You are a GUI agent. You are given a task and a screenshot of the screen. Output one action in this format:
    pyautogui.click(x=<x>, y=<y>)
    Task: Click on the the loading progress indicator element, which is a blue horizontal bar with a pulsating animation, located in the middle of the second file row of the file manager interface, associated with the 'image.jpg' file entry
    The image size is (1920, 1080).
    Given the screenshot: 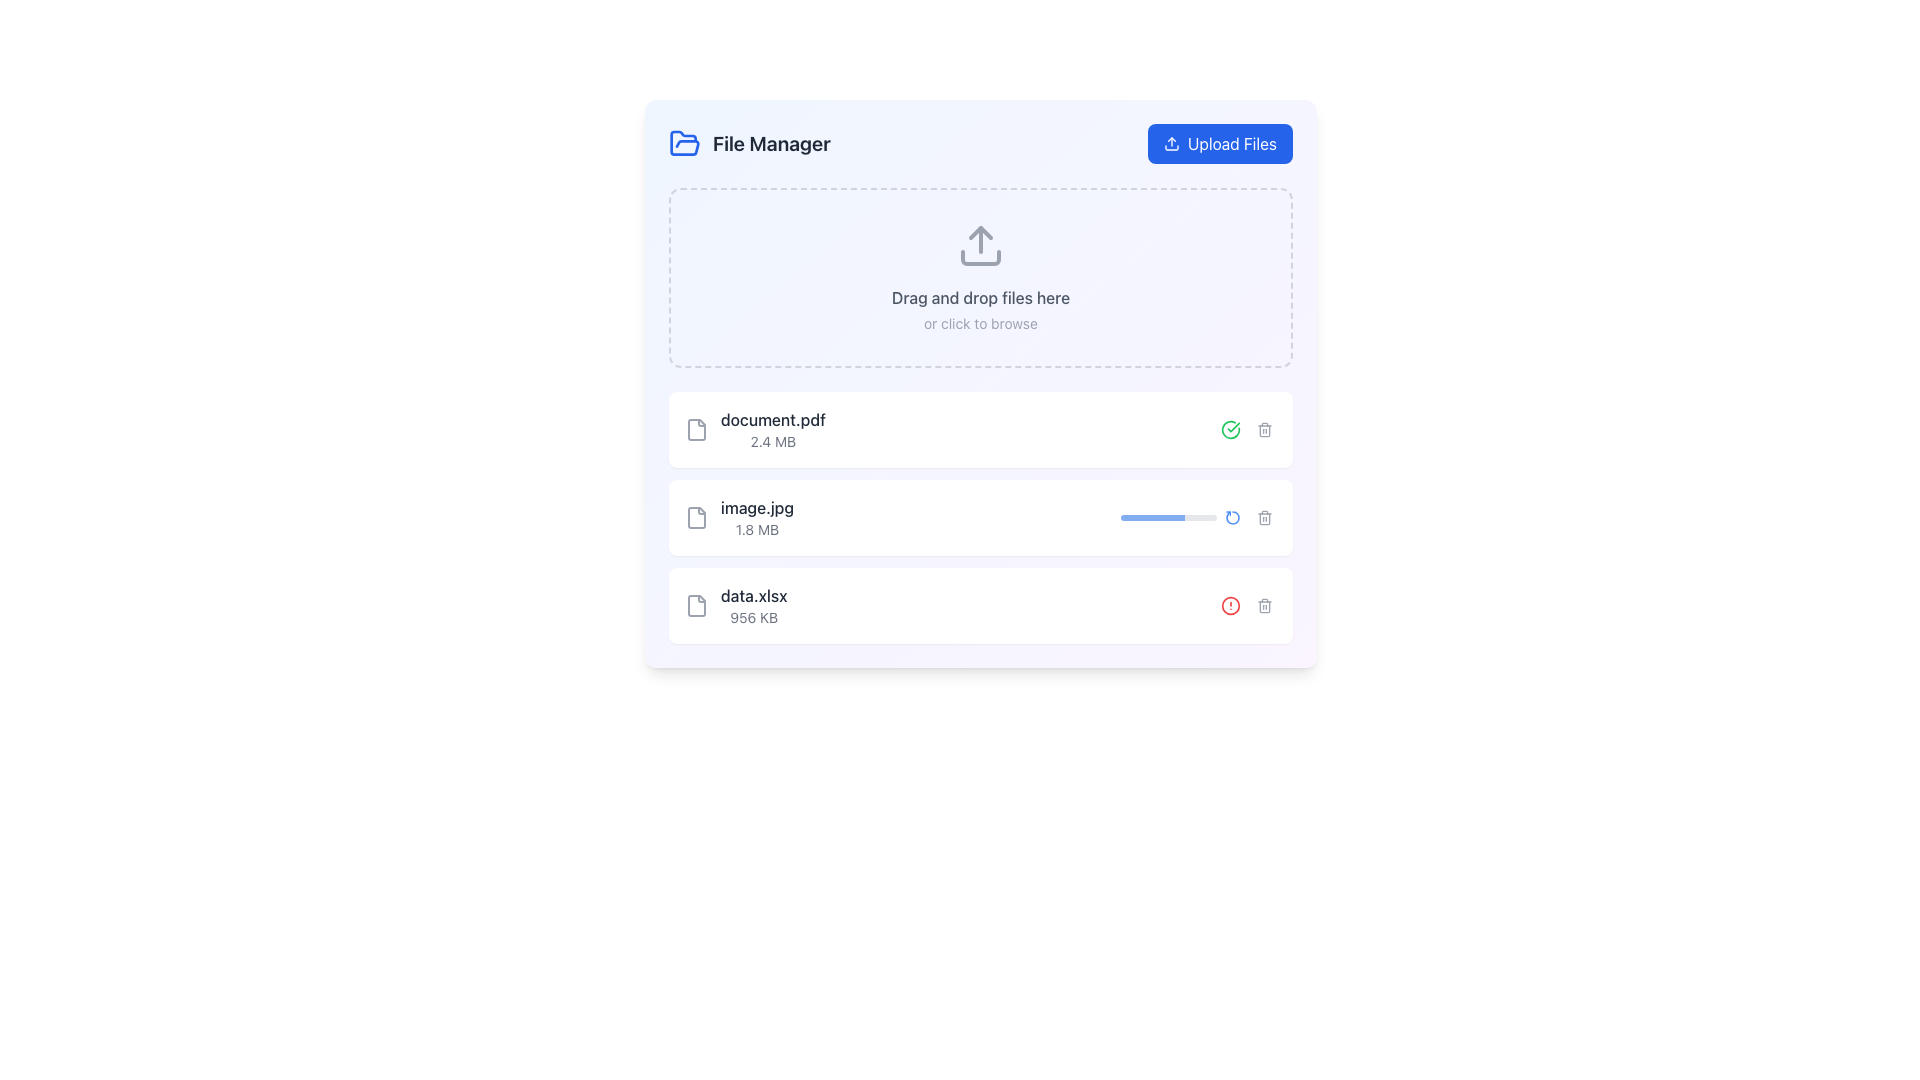 What is the action you would take?
    pyautogui.click(x=1152, y=516)
    